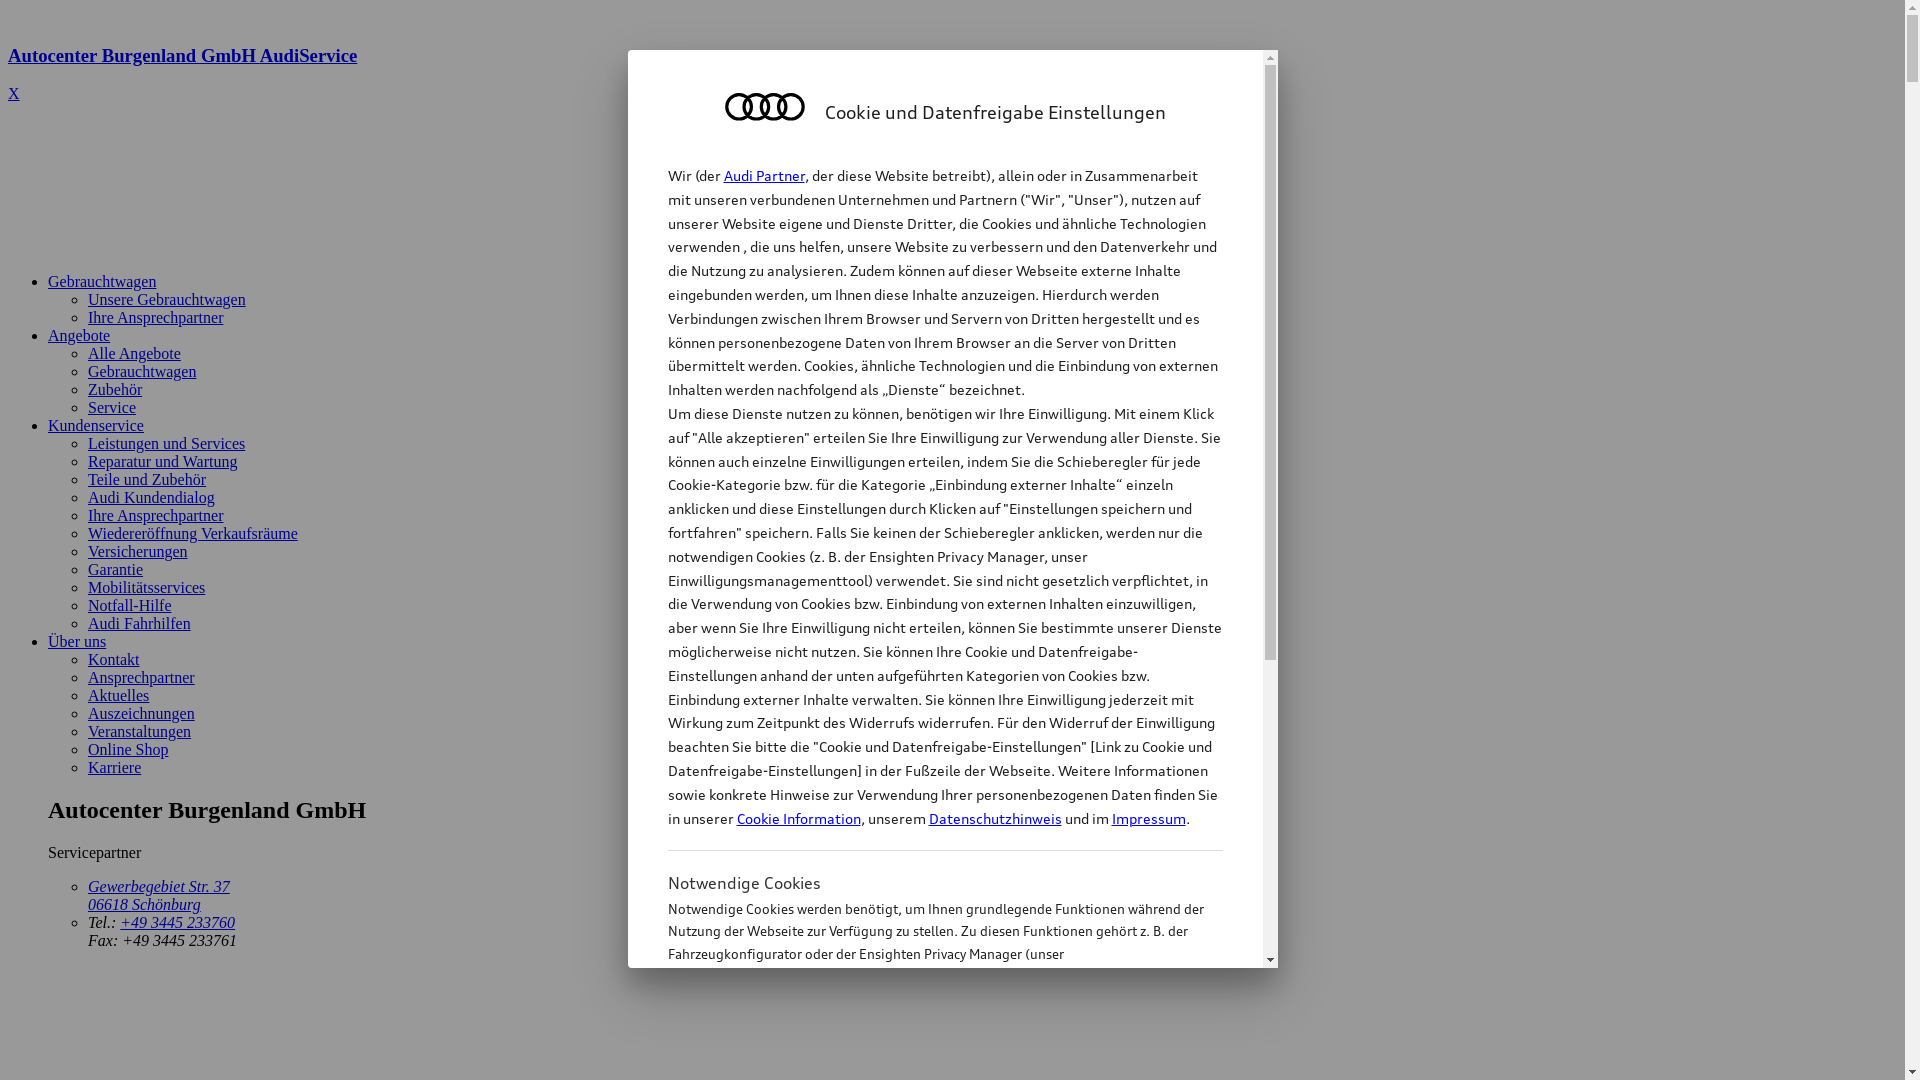  I want to click on 'Service', so click(110, 406).